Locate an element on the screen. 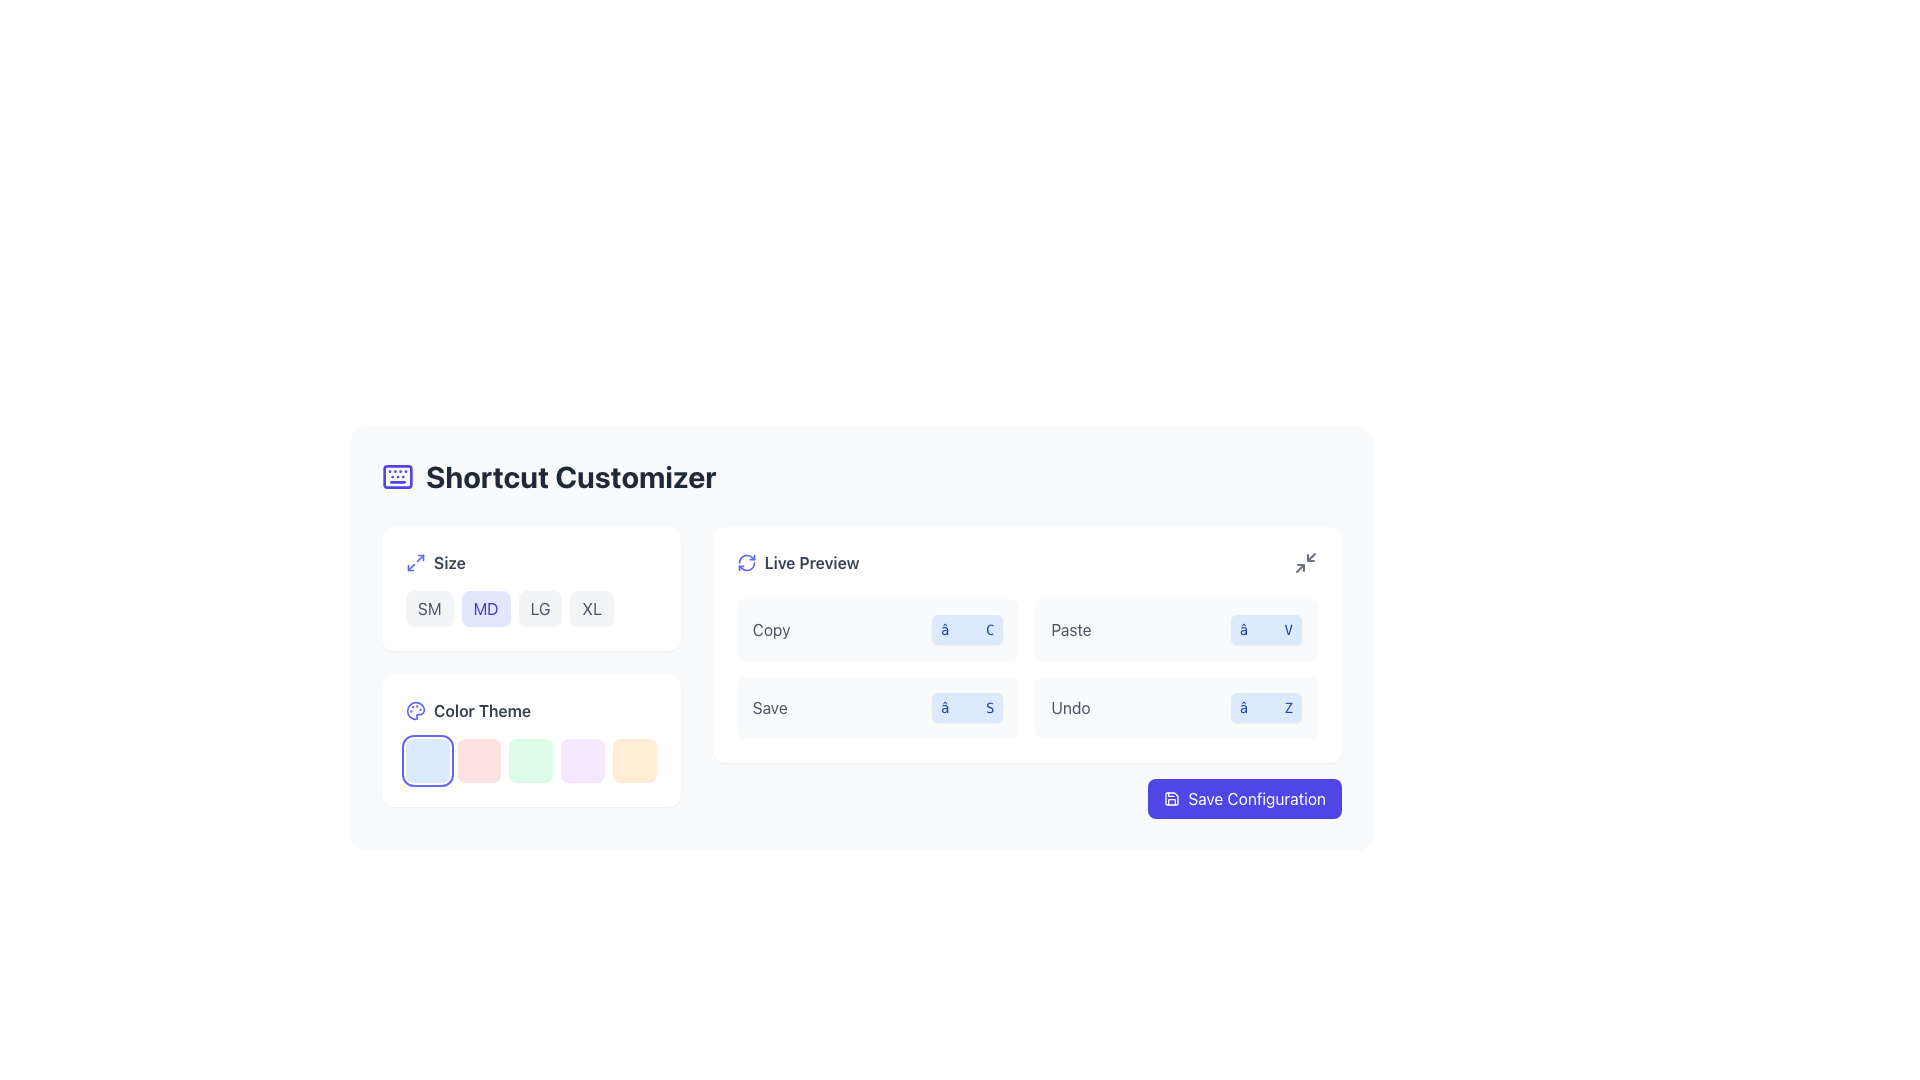 The height and width of the screenshot is (1080, 1920). the 'Small' size button located in the 'Size' section is located at coordinates (428, 608).